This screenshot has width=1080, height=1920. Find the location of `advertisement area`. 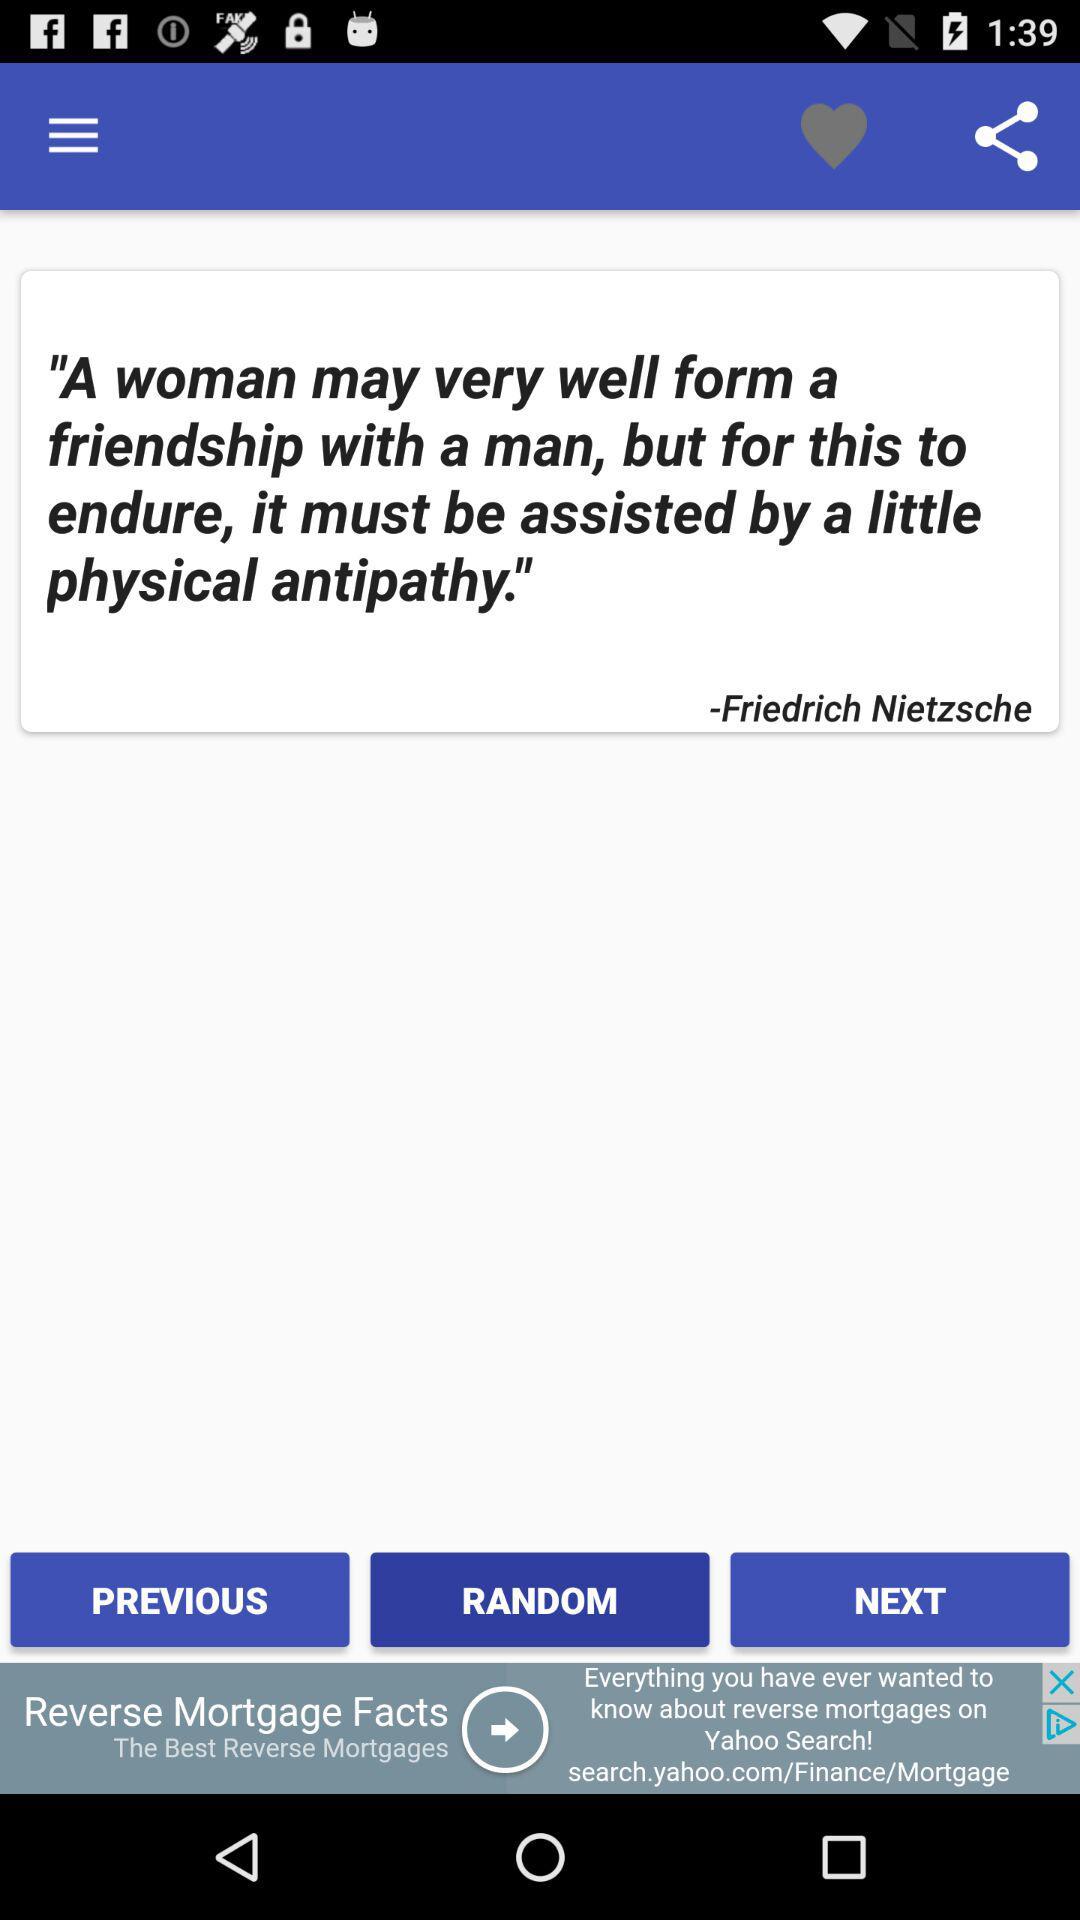

advertisement area is located at coordinates (540, 1727).